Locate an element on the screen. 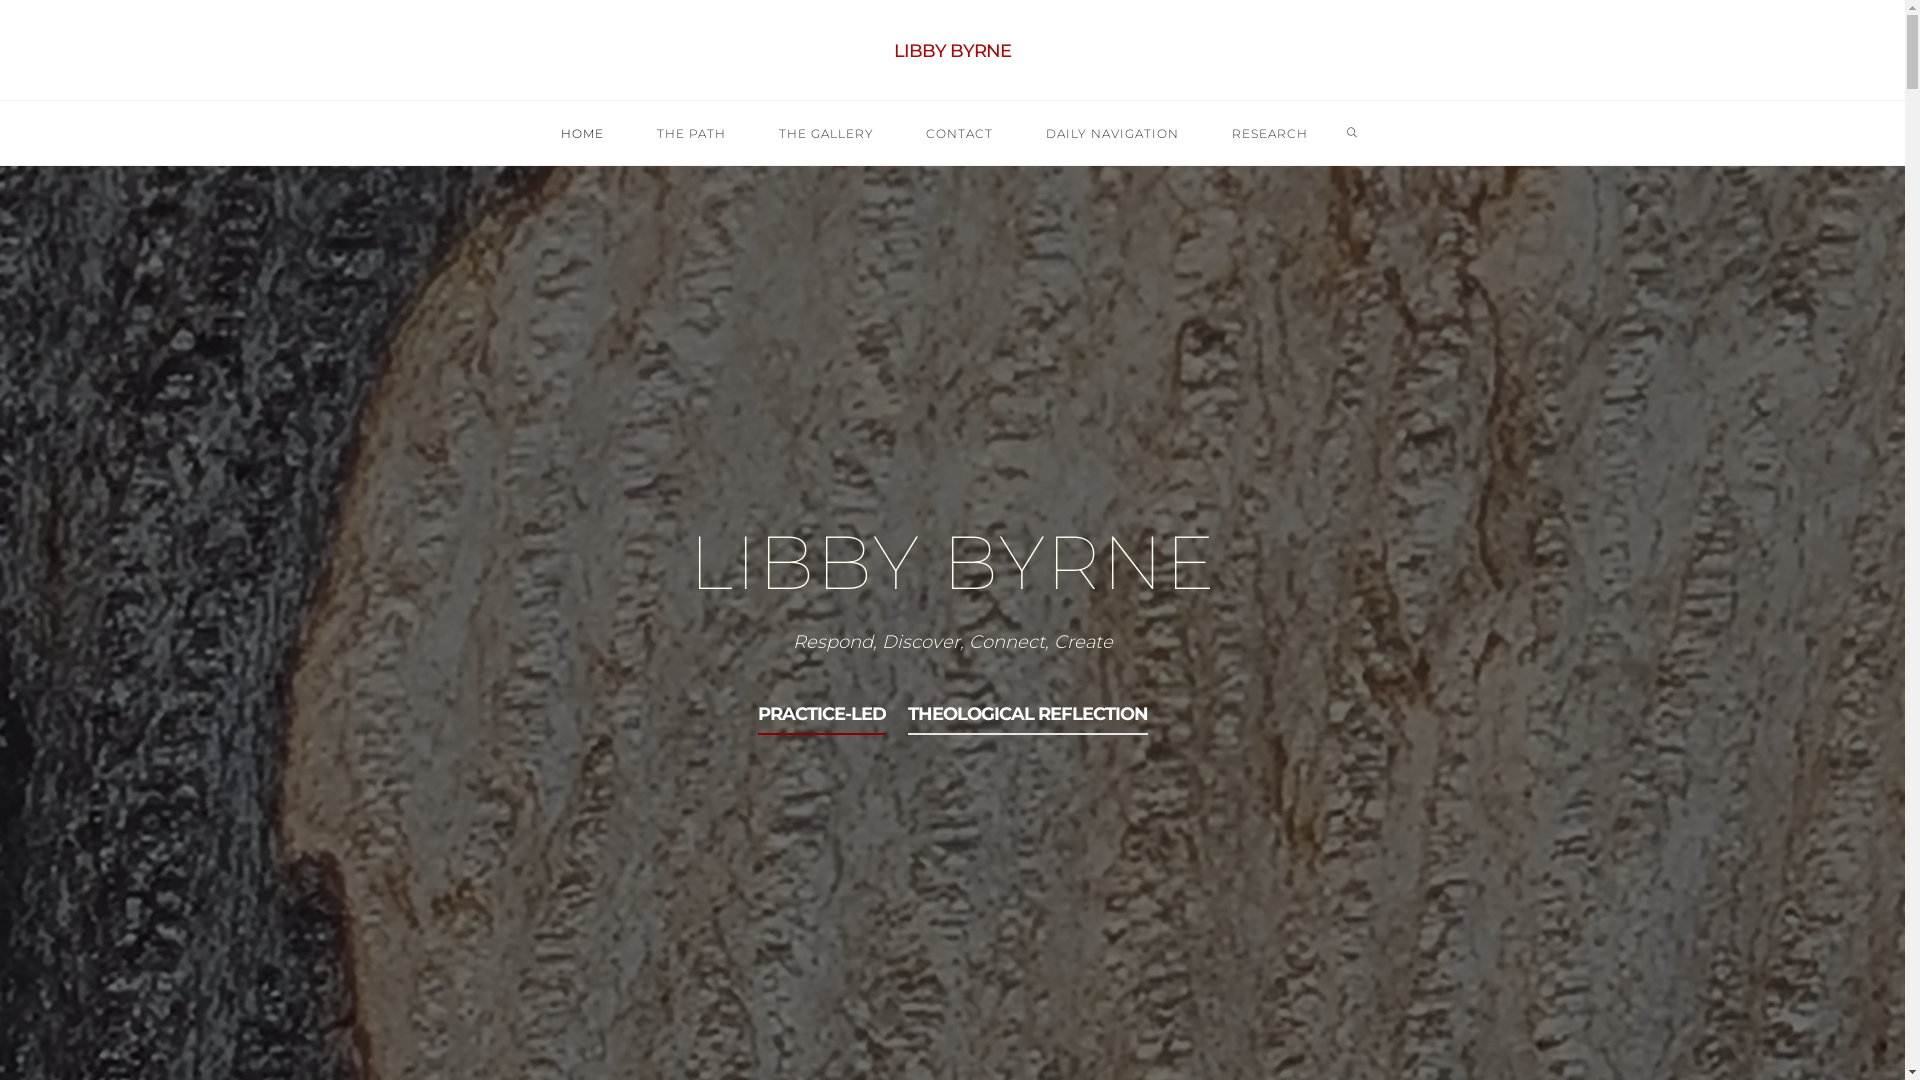 This screenshot has width=1920, height=1080. 'HOME' is located at coordinates (581, 133).